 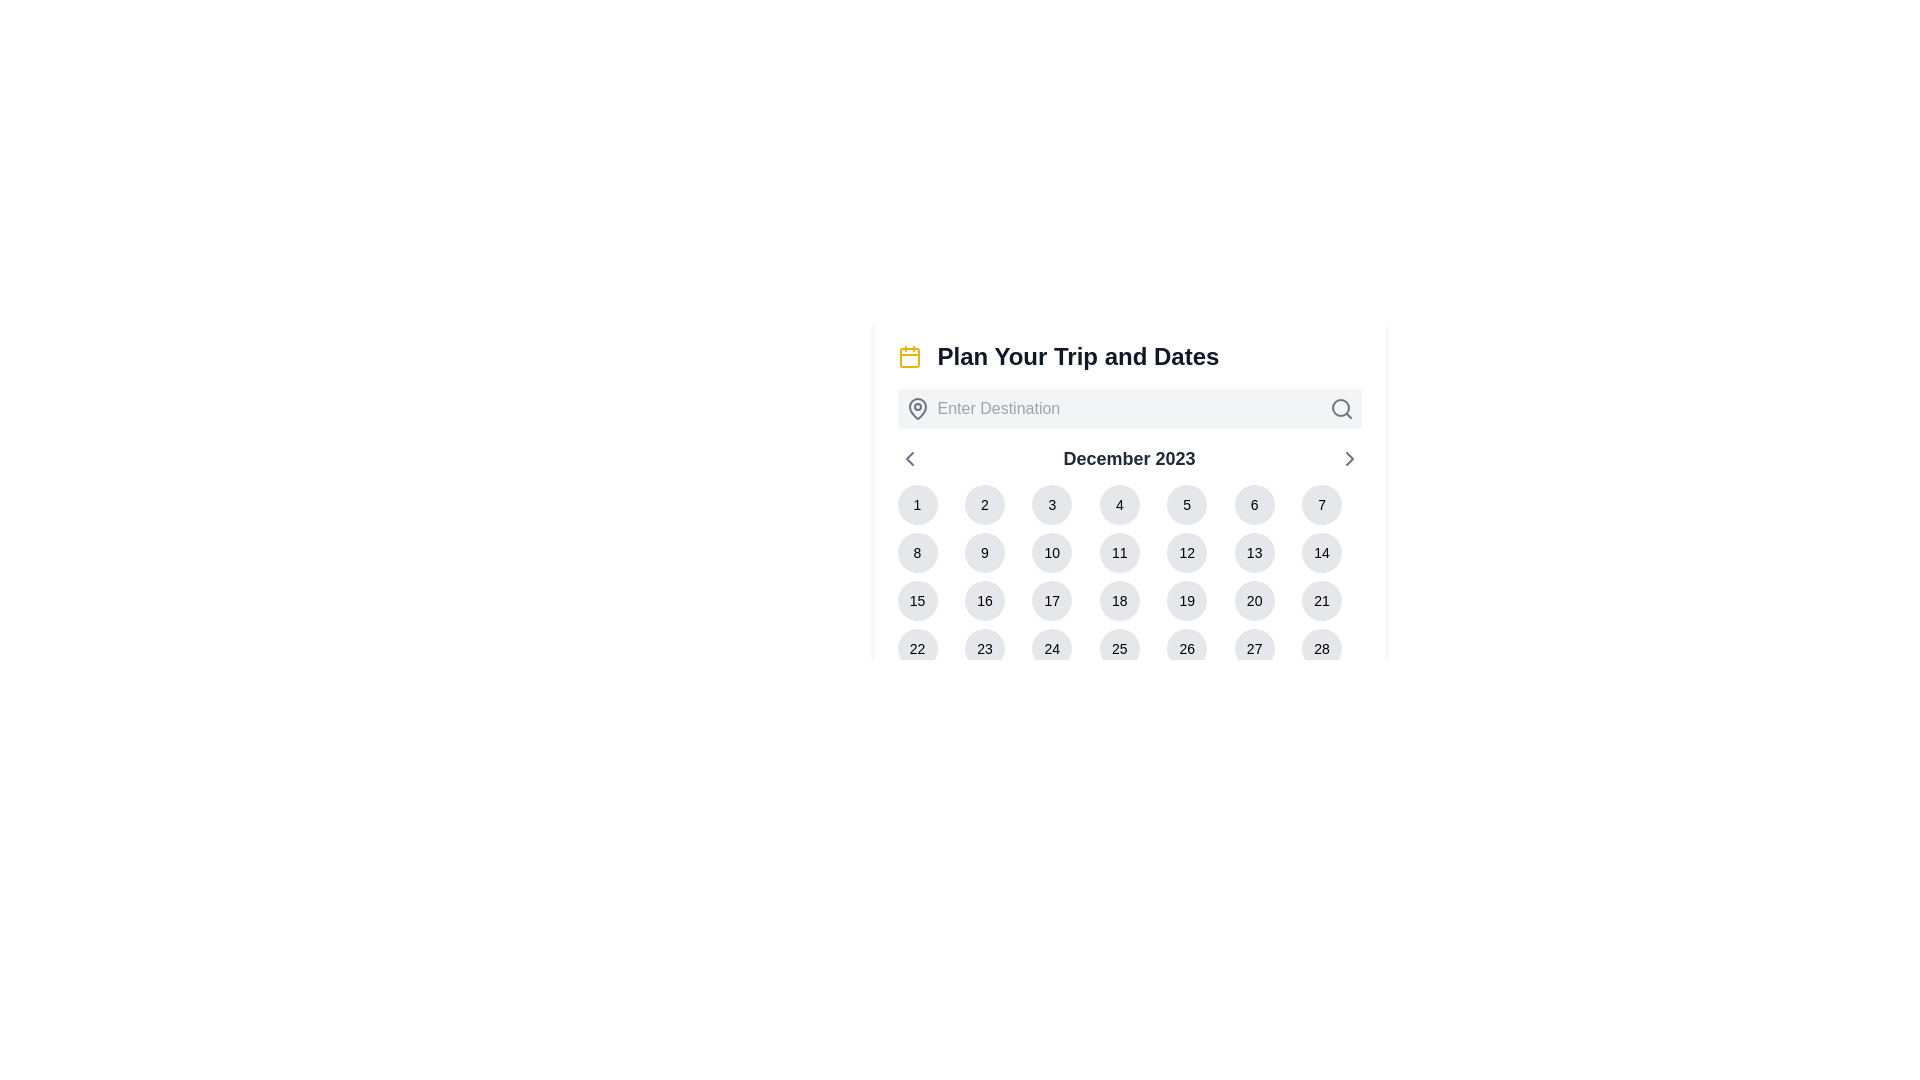 I want to click on the button, so click(x=1118, y=504).